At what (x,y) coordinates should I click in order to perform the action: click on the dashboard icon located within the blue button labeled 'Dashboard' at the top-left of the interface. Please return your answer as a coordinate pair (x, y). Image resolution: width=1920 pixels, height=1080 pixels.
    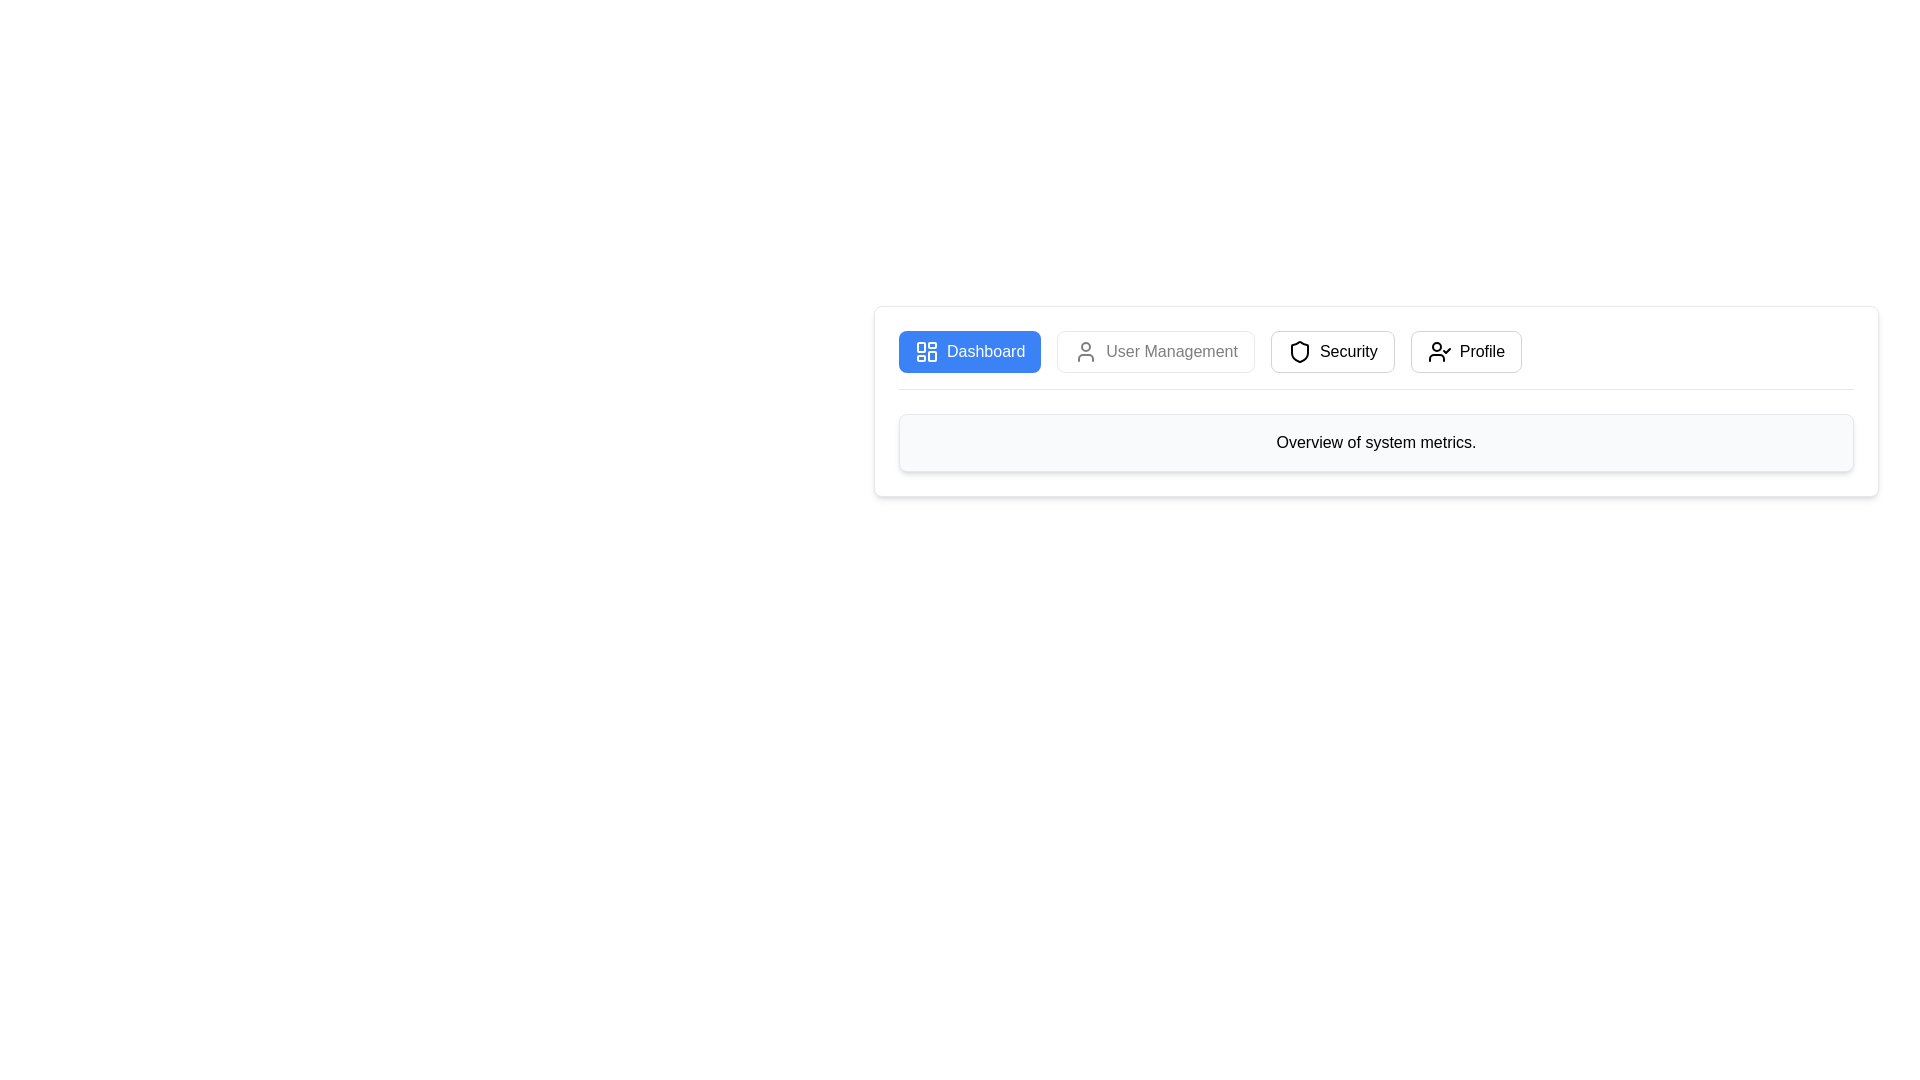
    Looking at the image, I should click on (925, 350).